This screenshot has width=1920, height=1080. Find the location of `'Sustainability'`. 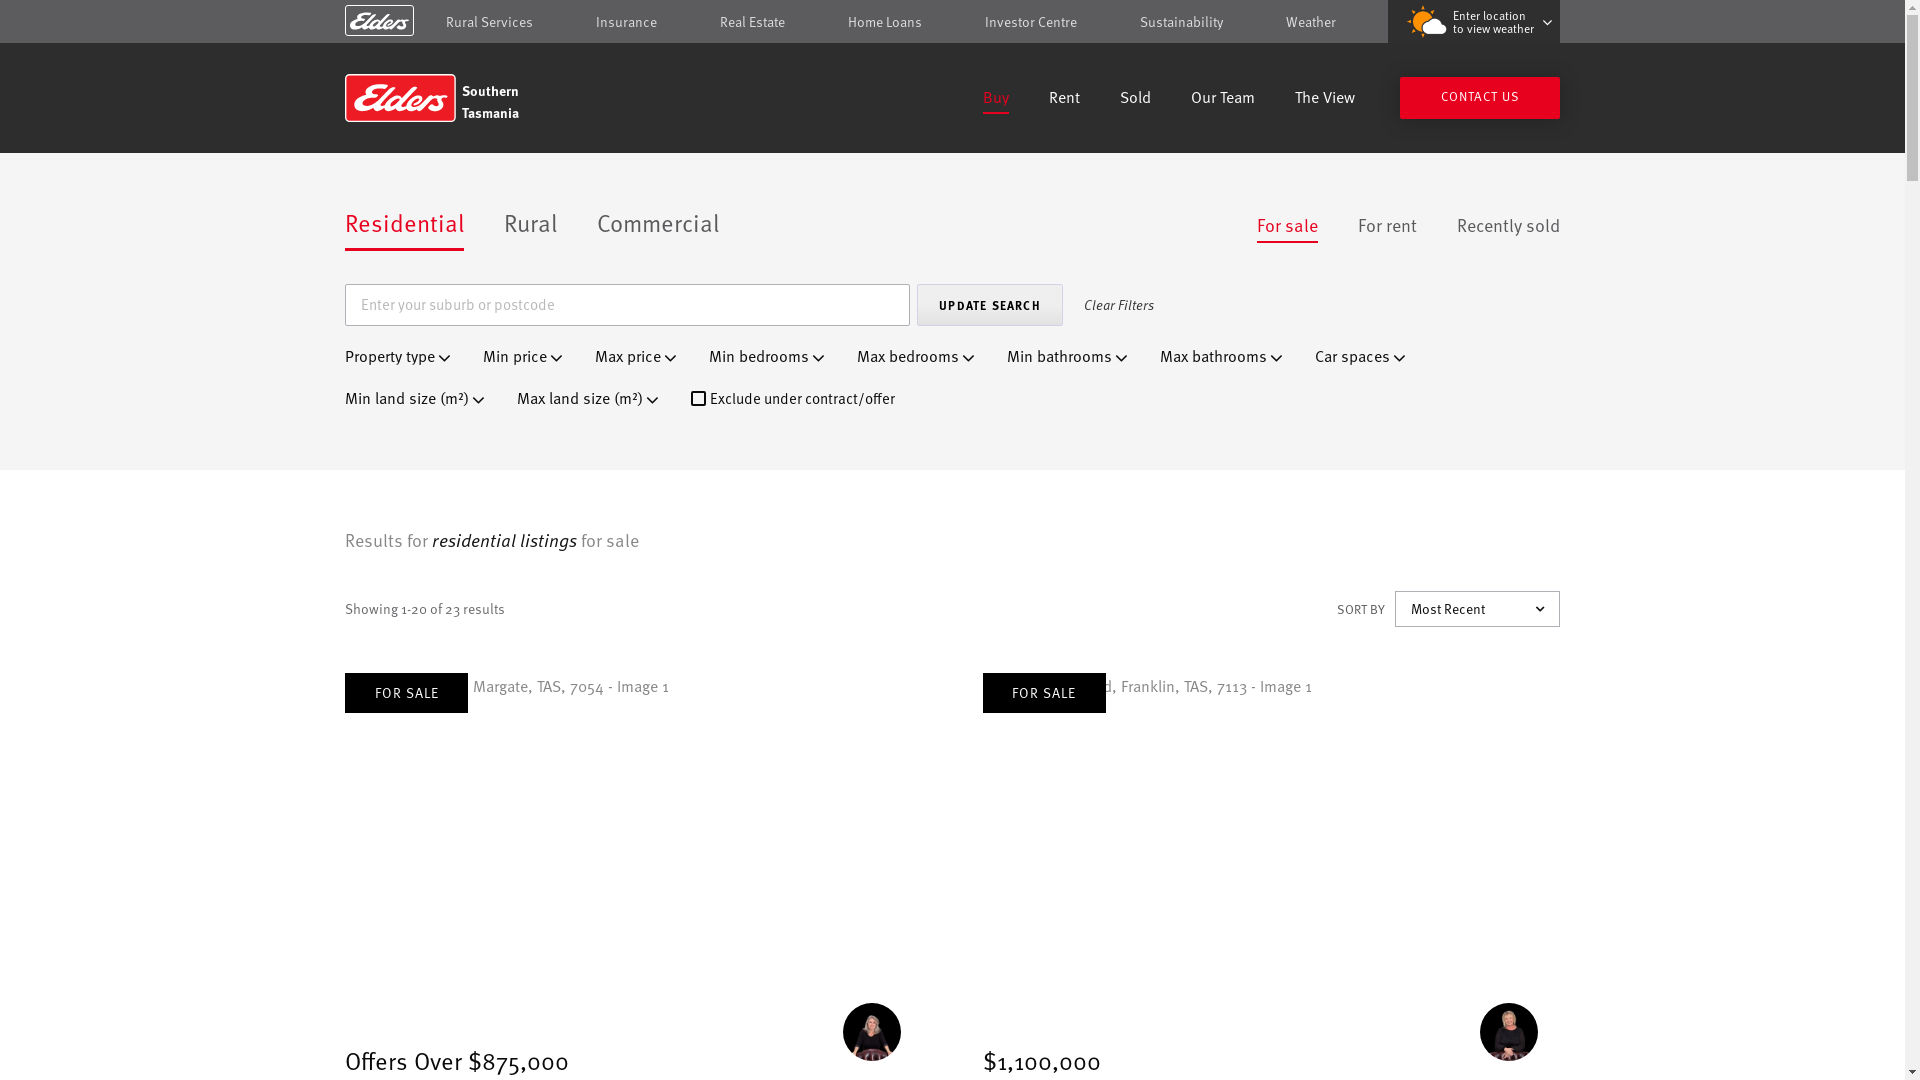

'Sustainability' is located at coordinates (1181, 21).